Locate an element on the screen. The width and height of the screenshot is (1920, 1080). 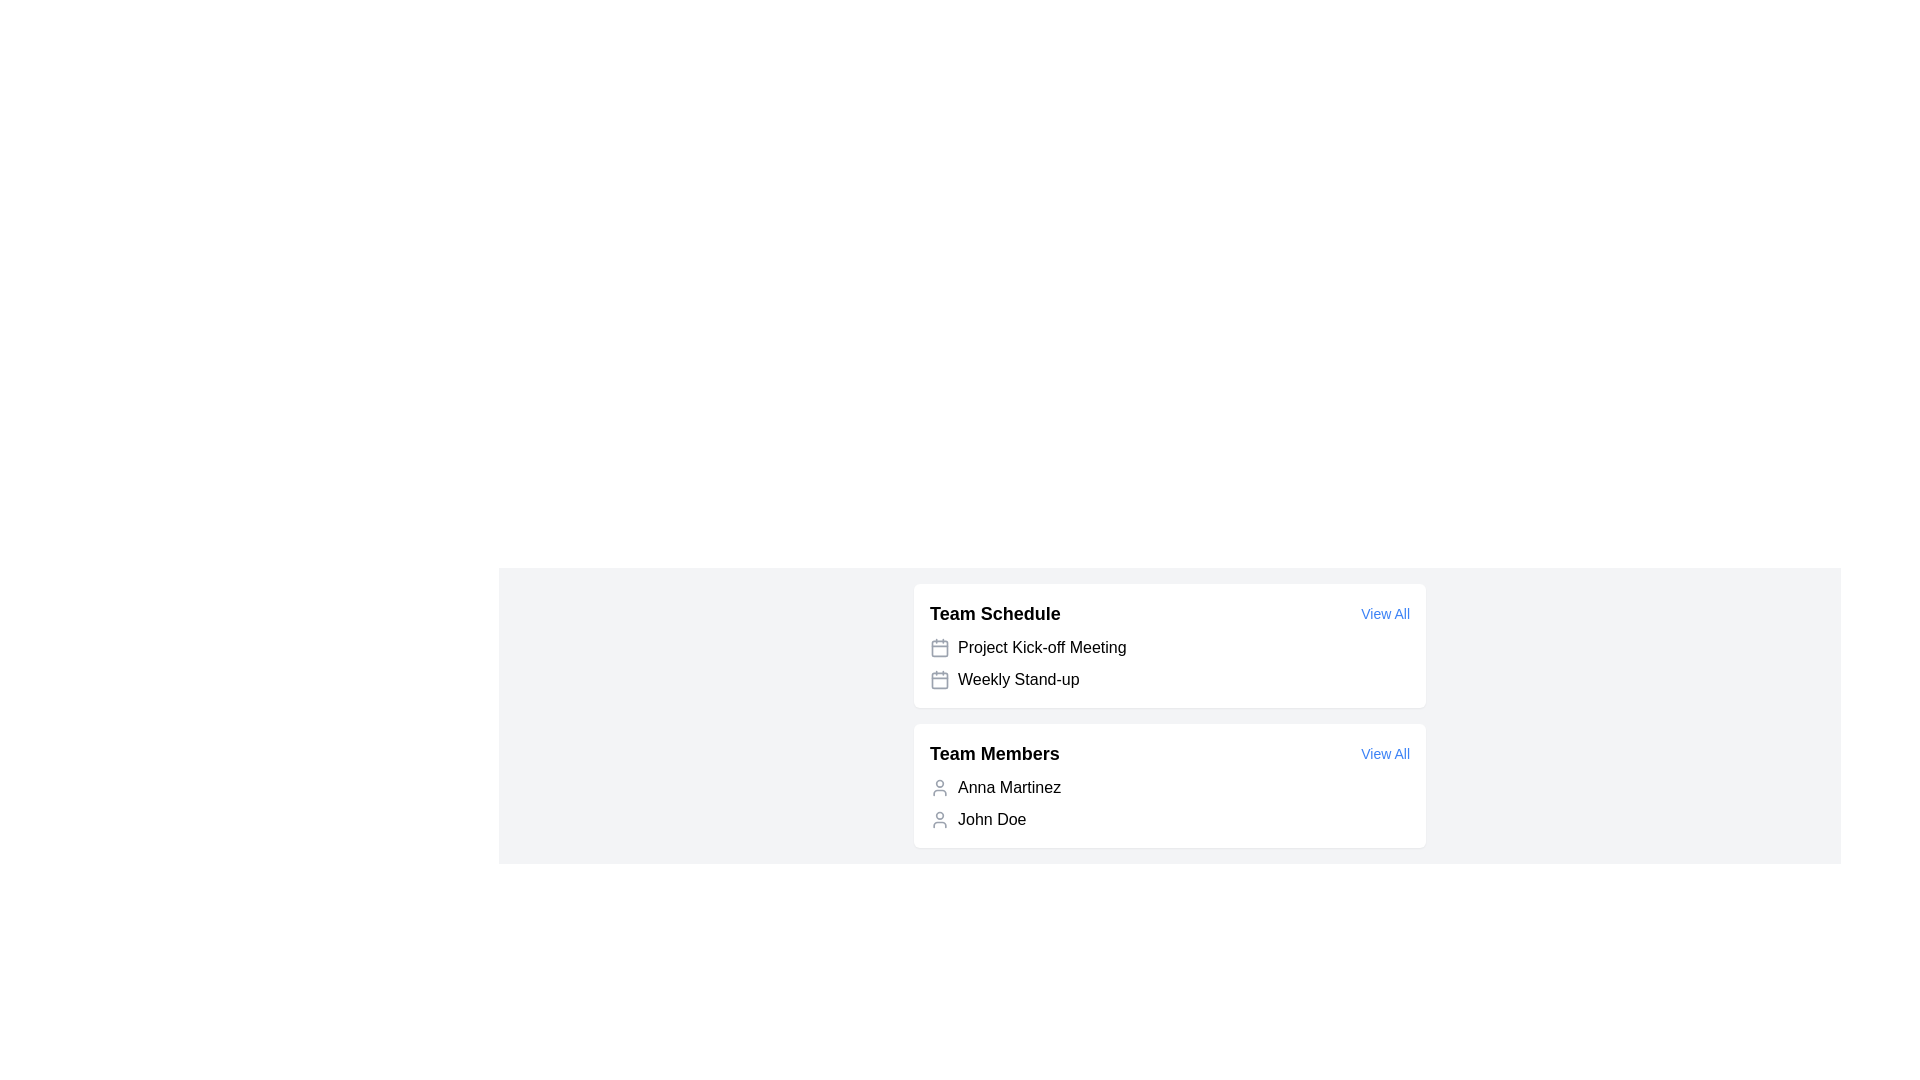
the hyperlink styled as a button located in the top-right corner of the 'Team Schedule' section is located at coordinates (1384, 612).